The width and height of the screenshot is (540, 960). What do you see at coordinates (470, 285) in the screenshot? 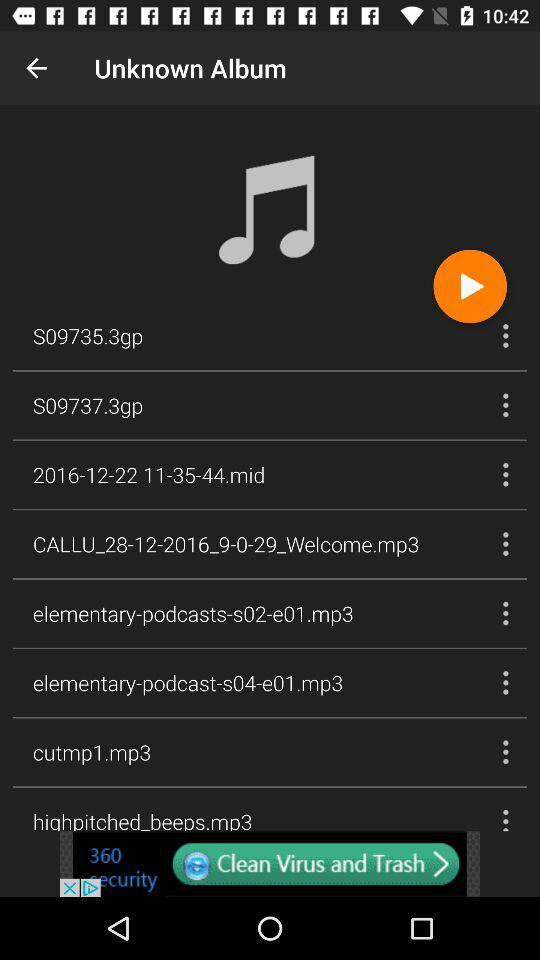
I see `button` at bounding box center [470, 285].